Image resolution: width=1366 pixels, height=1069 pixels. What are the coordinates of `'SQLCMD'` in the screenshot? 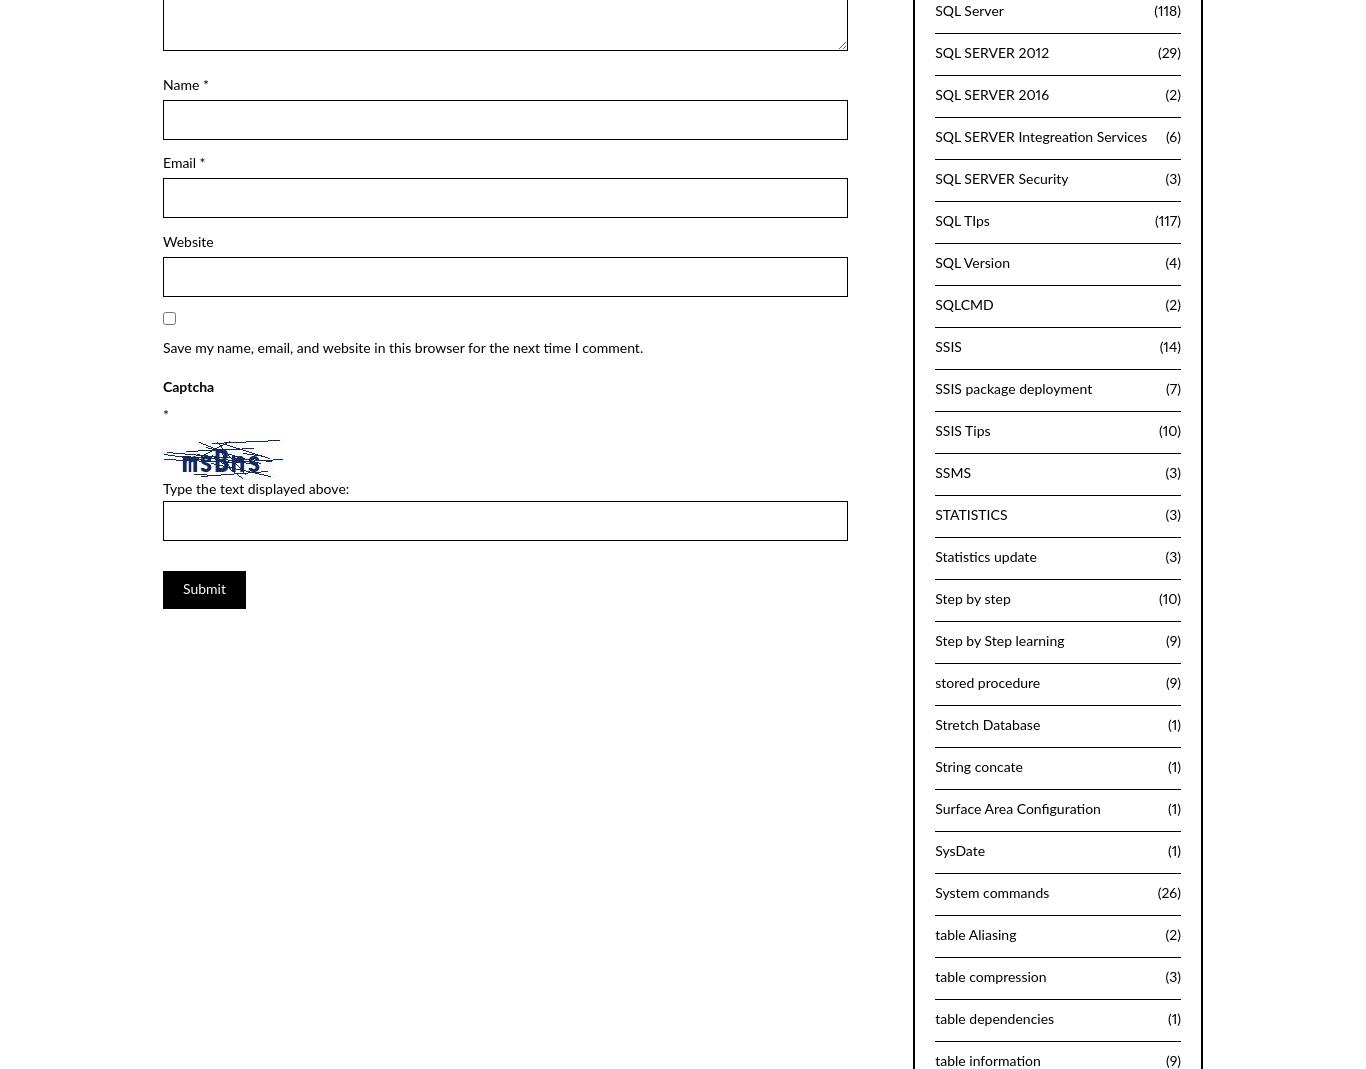 It's located at (963, 303).